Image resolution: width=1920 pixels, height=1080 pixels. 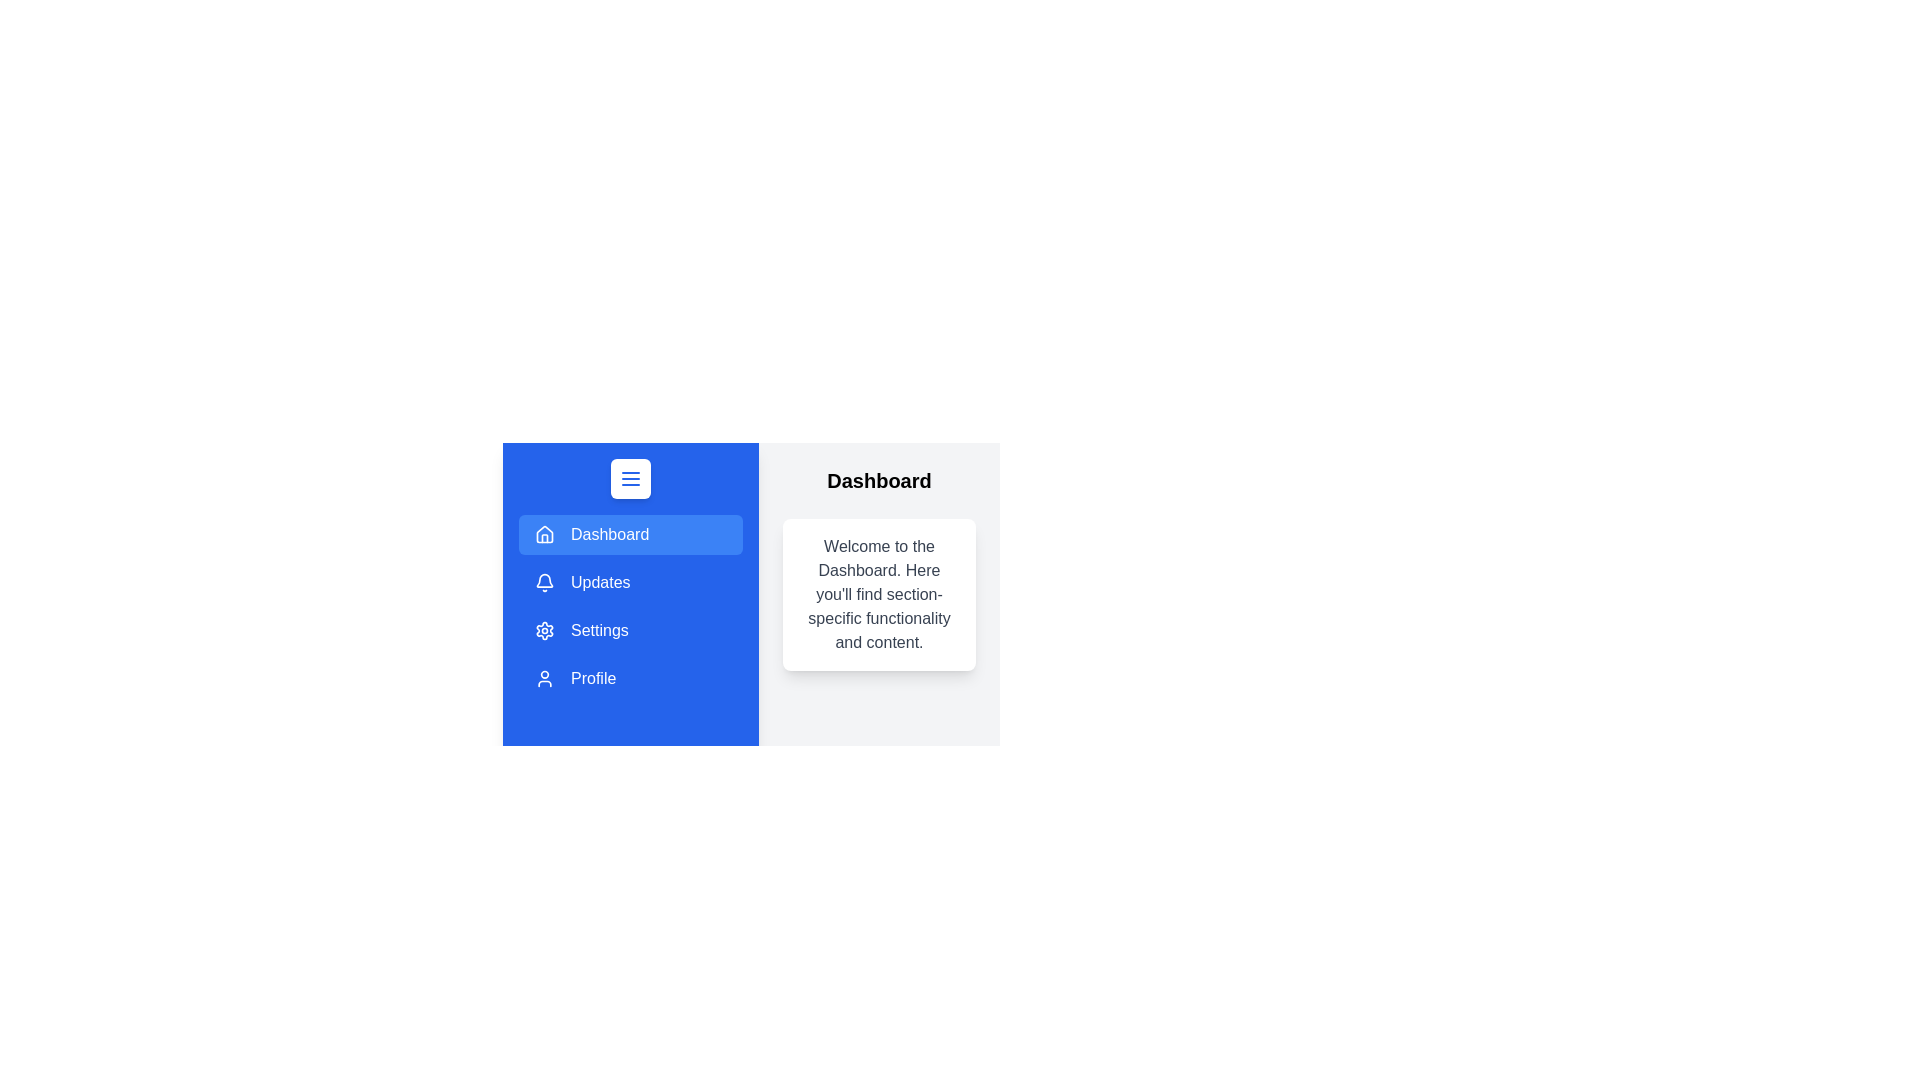 What do you see at coordinates (629, 631) in the screenshot?
I see `the menu item Settings to navigate to the corresponding page` at bounding box center [629, 631].